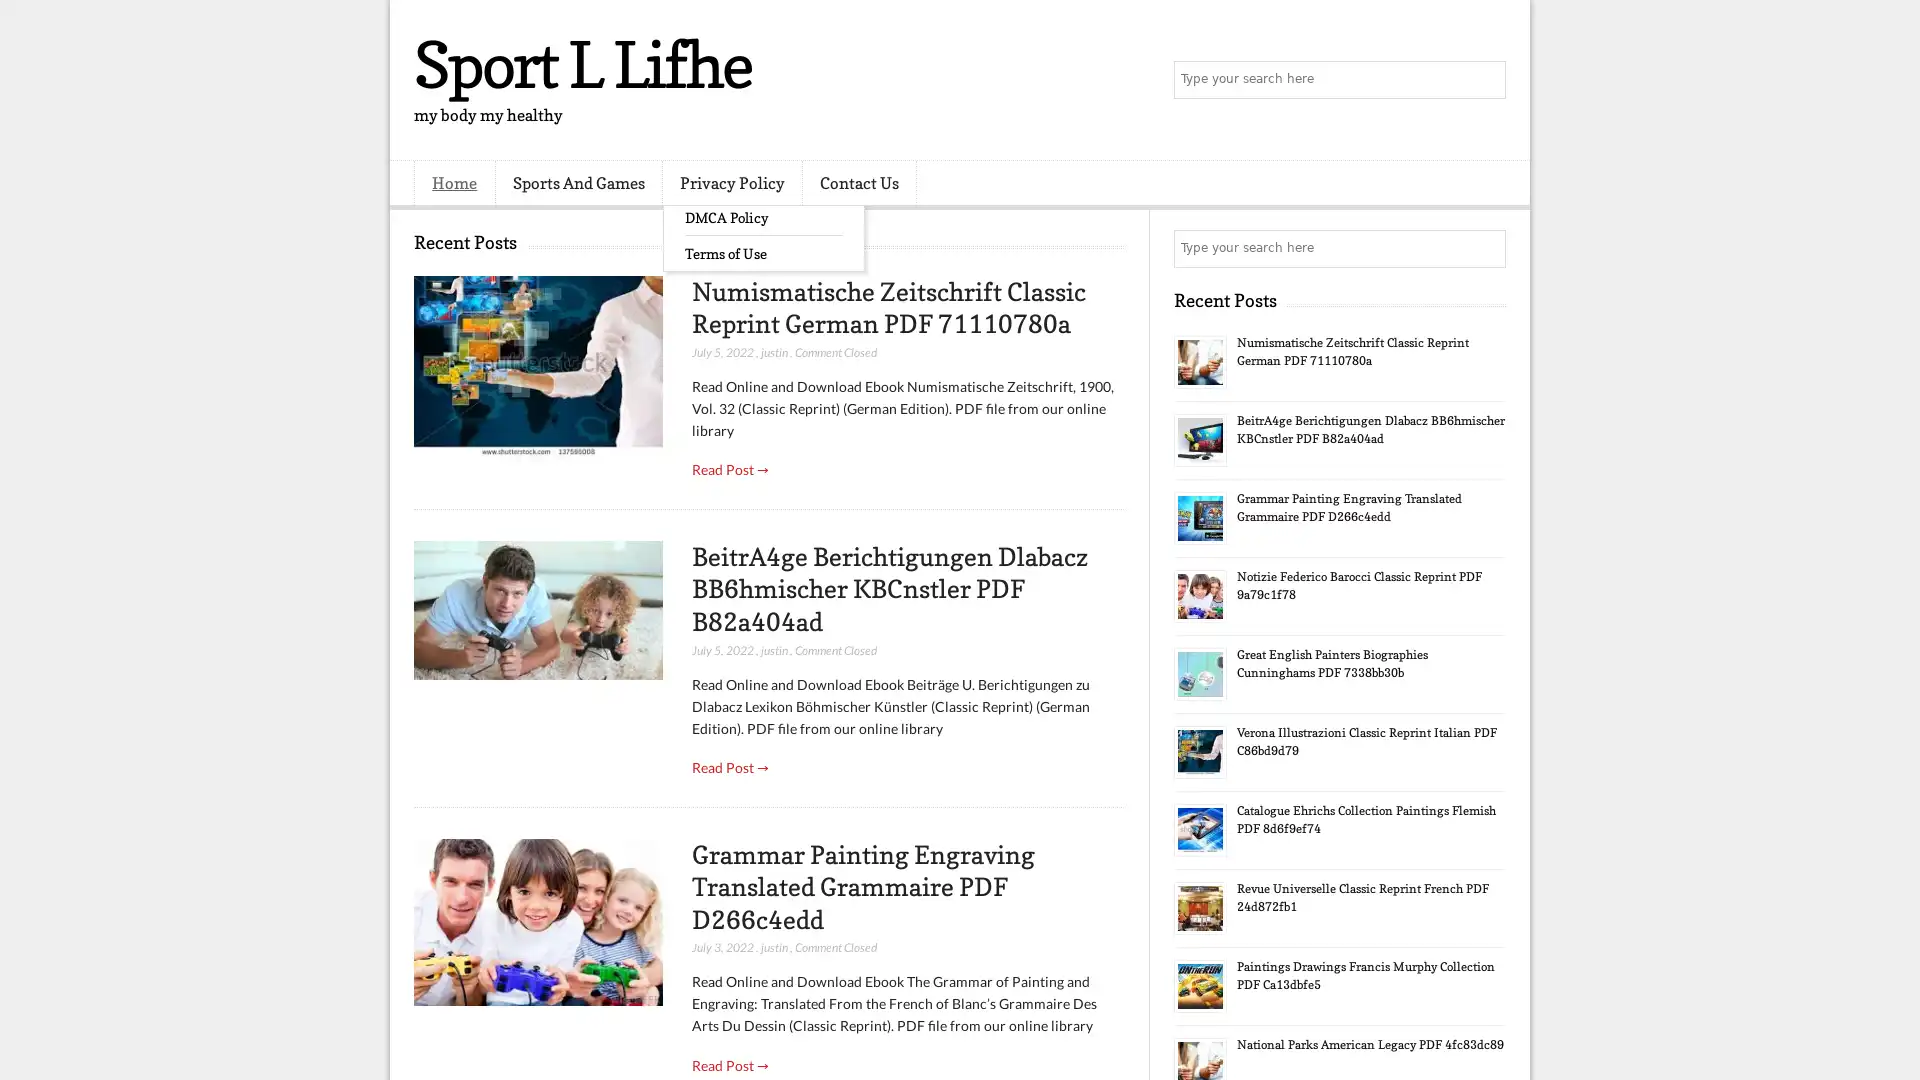 The height and width of the screenshot is (1080, 1920). What do you see at coordinates (1485, 80) in the screenshot?
I see `Search` at bounding box center [1485, 80].